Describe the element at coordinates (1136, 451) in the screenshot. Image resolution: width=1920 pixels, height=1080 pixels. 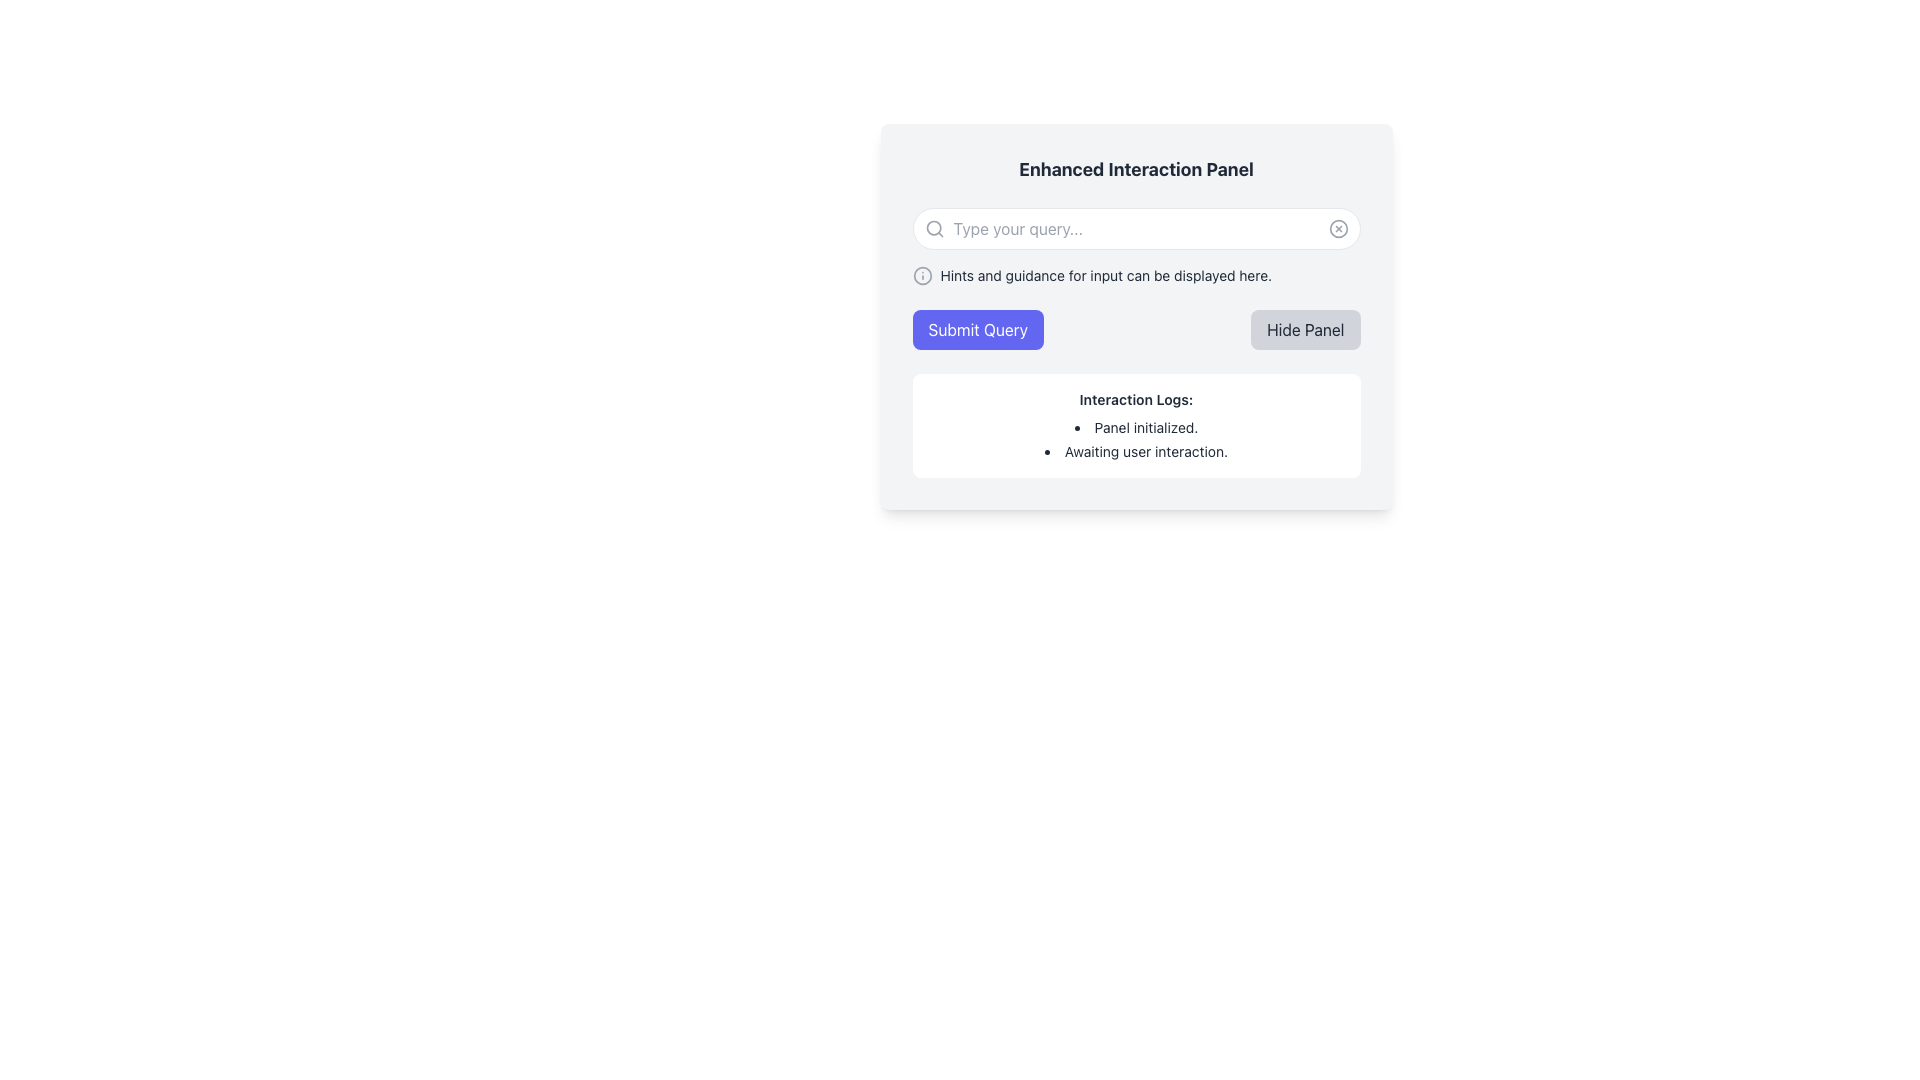
I see `message 'Awaiting user interaction.' which is the second item in the bullet list titled 'Interaction Logs.'` at that location.